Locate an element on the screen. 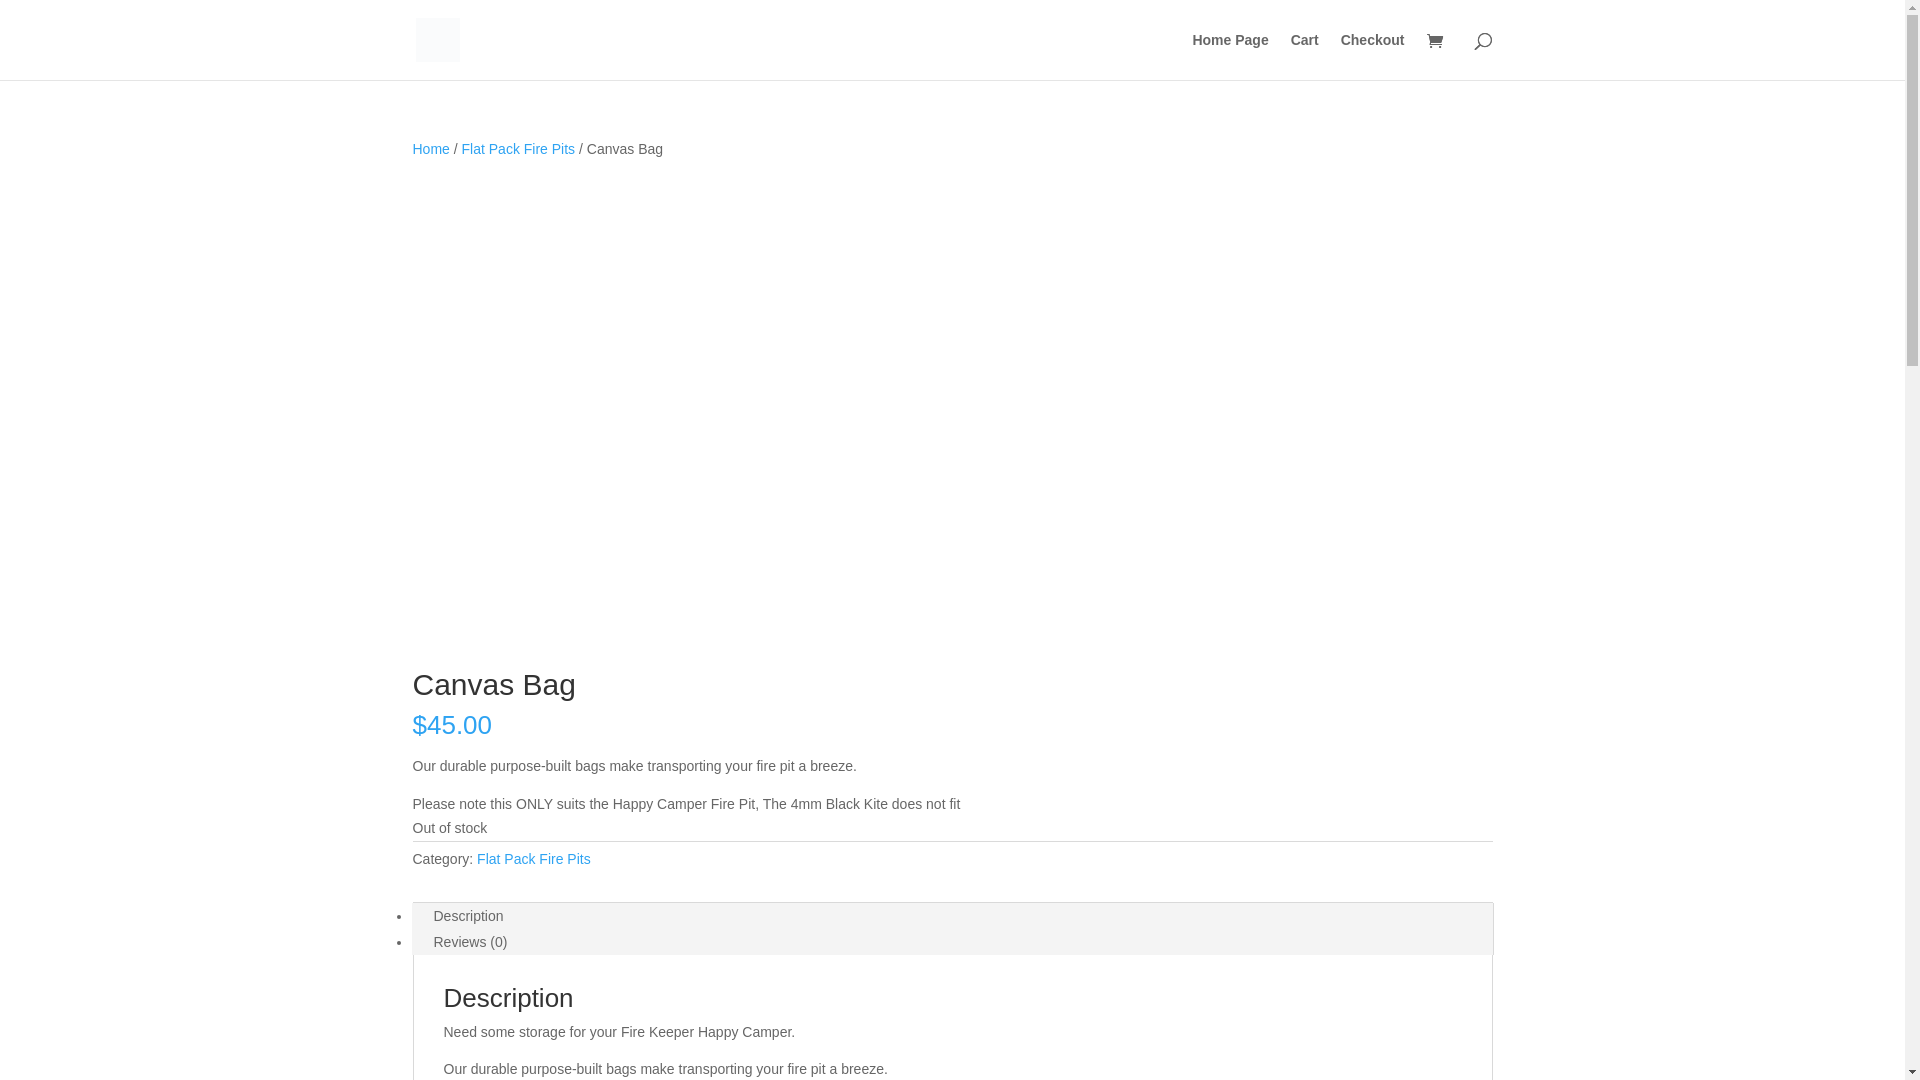  'Cart' is located at coordinates (1305, 55).